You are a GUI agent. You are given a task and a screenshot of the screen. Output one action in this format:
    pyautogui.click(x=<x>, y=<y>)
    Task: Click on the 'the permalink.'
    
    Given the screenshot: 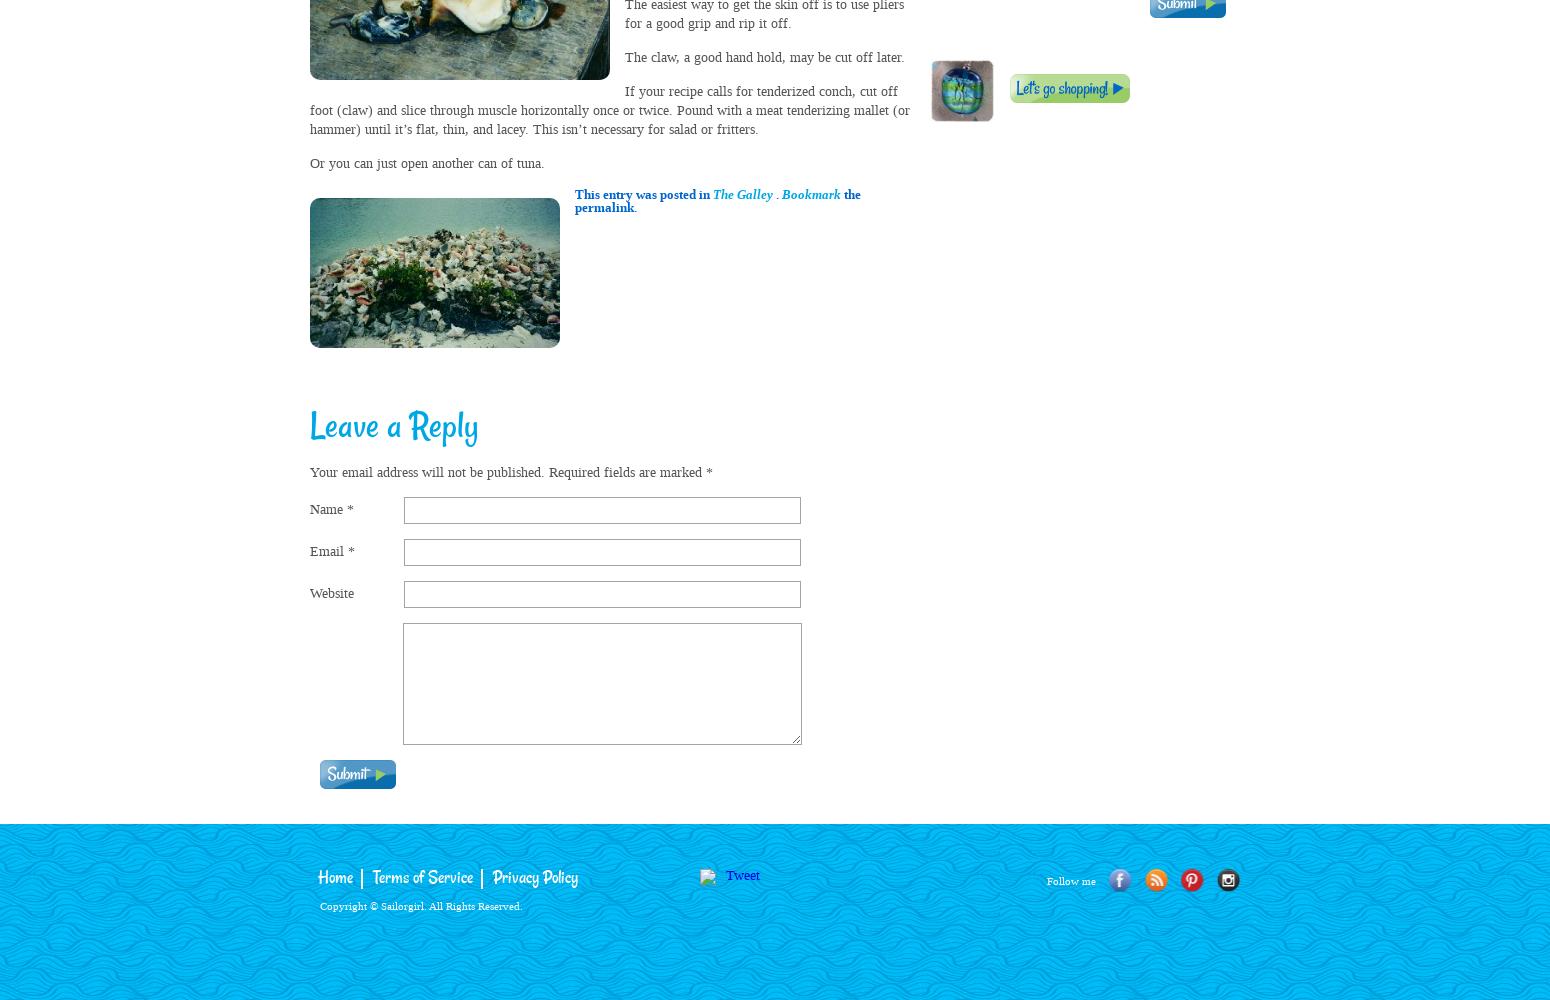 What is the action you would take?
    pyautogui.click(x=575, y=200)
    